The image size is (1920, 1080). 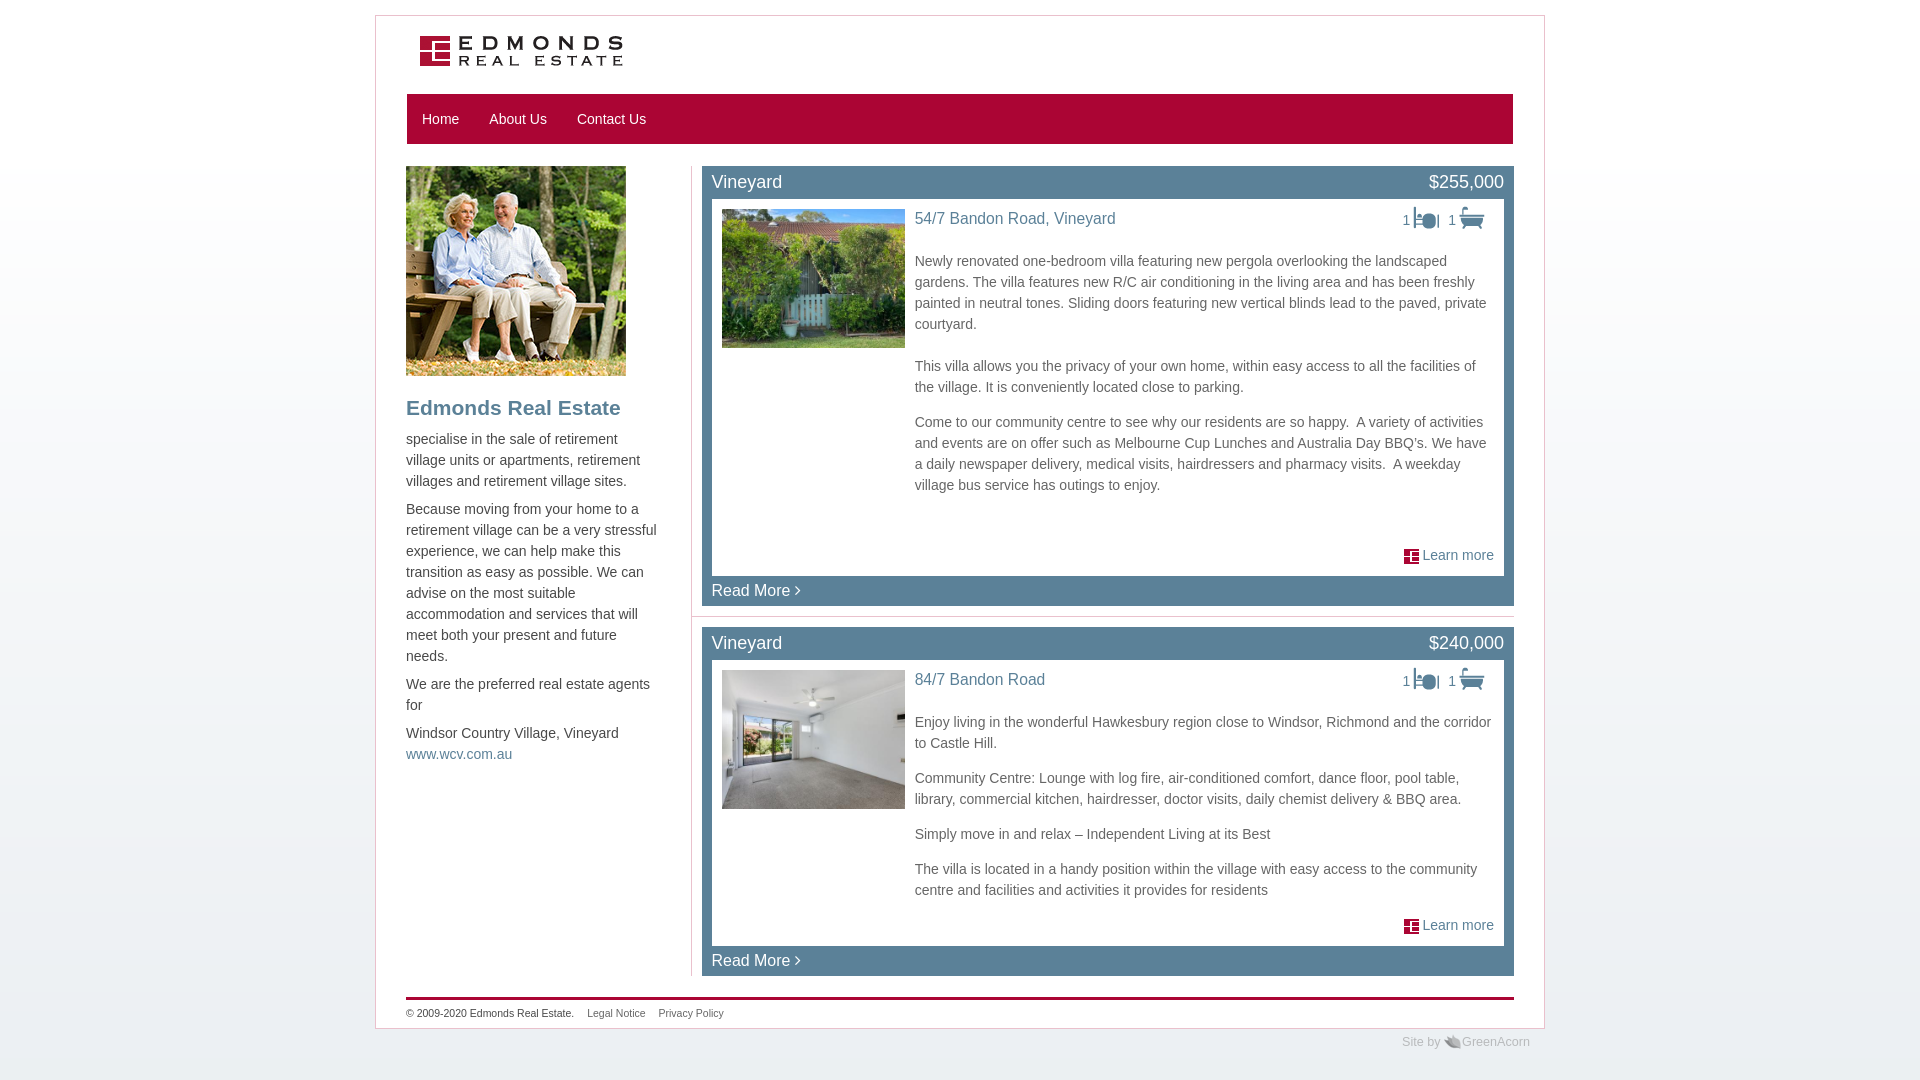 I want to click on 'Read More', so click(x=755, y=589).